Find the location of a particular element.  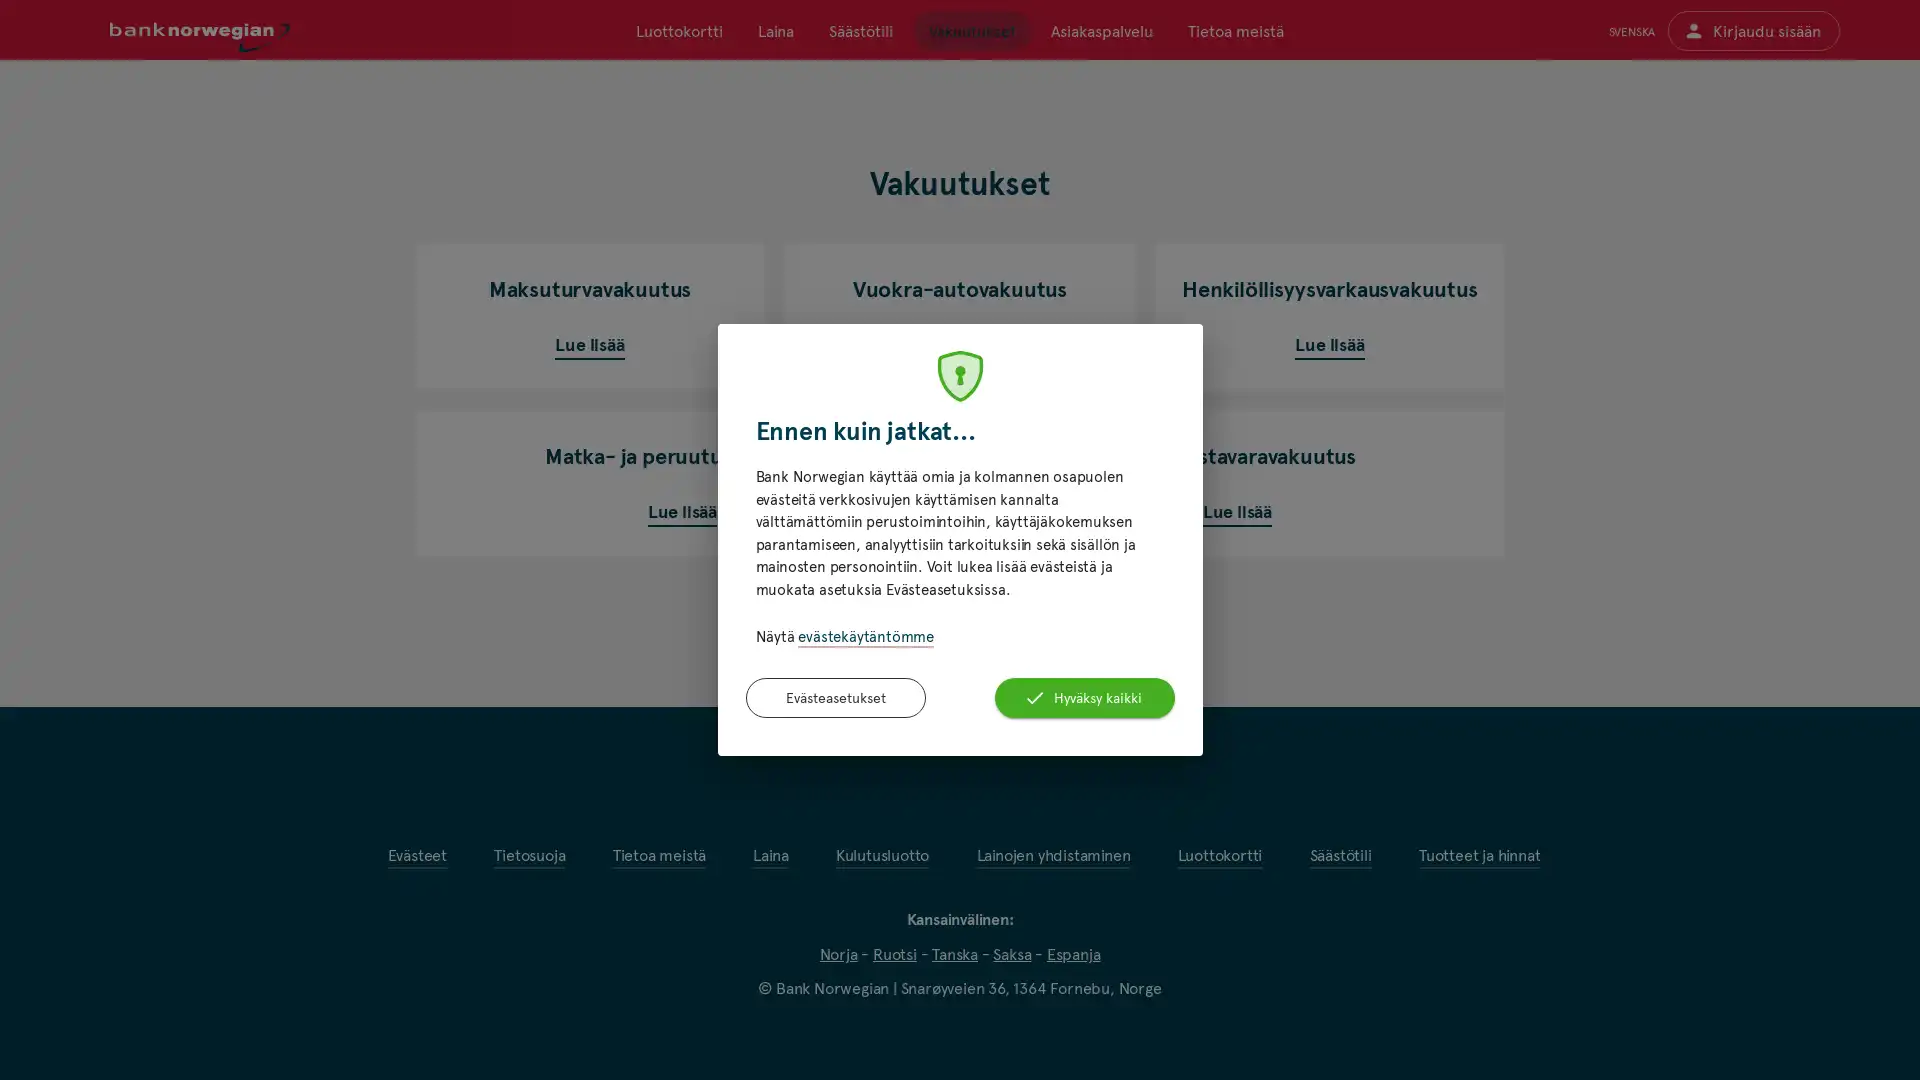

Asiakaspalvelu is located at coordinates (1099, 30).